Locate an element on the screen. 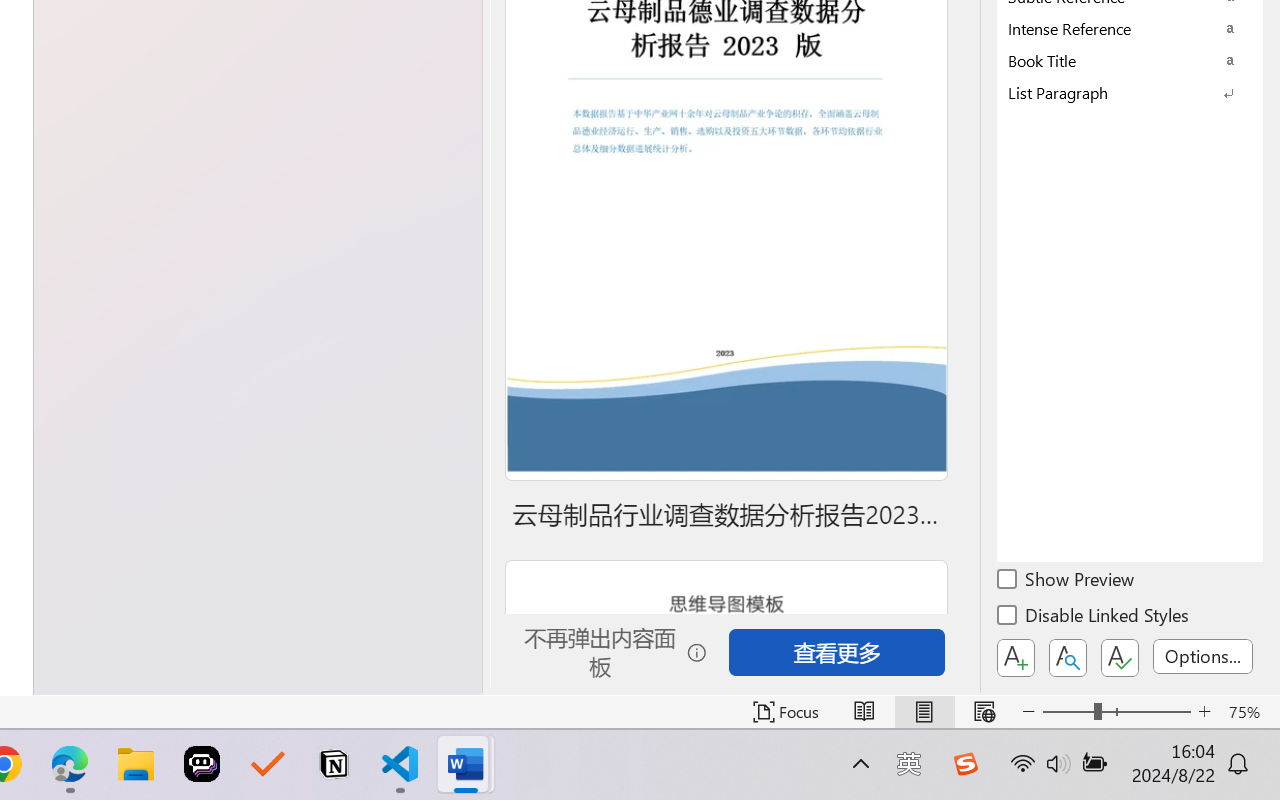 This screenshot has width=1280, height=800. 'Class: NetUIButton' is located at coordinates (1120, 657).